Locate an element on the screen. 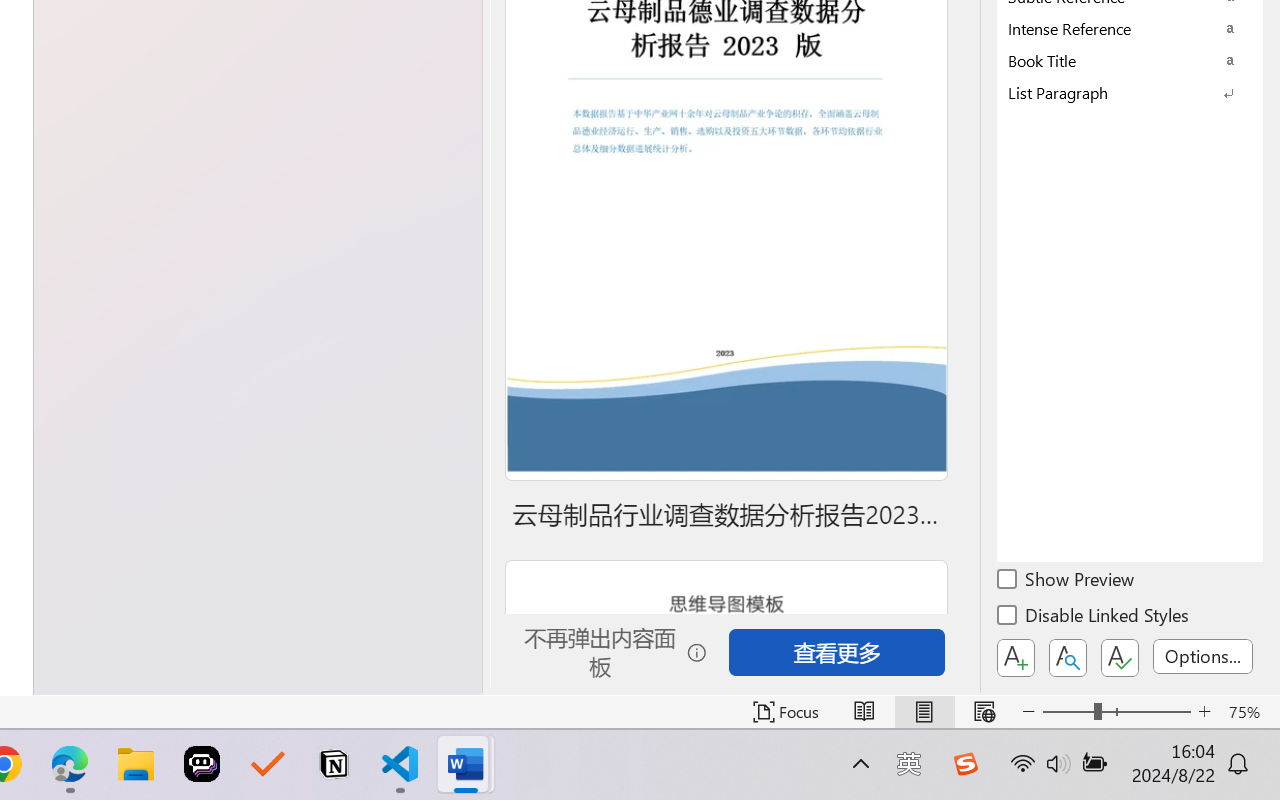 This screenshot has width=1280, height=800. 'Class: NetUIButton' is located at coordinates (1120, 657).